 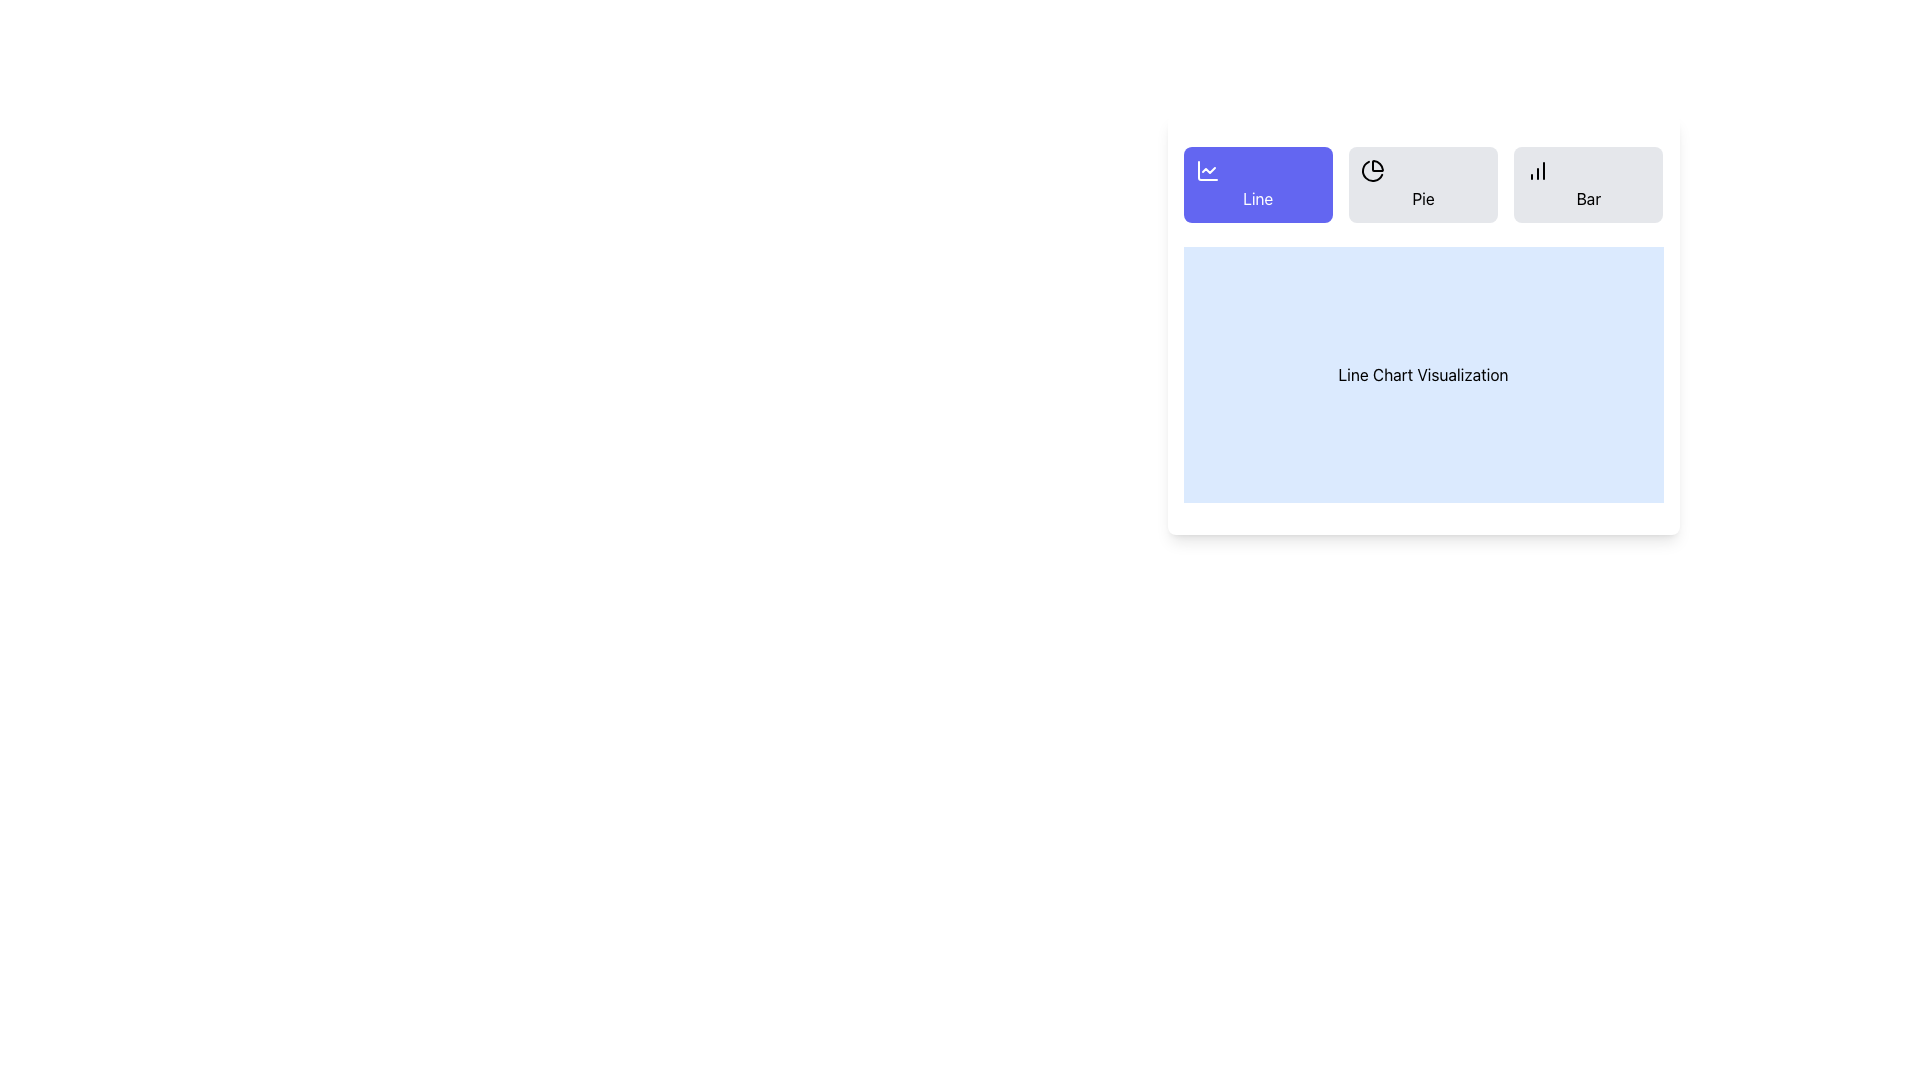 I want to click on the first button in a row of three buttons (Line, Pie, Bar) located near the top-right portion of the interface, so click(x=1256, y=185).